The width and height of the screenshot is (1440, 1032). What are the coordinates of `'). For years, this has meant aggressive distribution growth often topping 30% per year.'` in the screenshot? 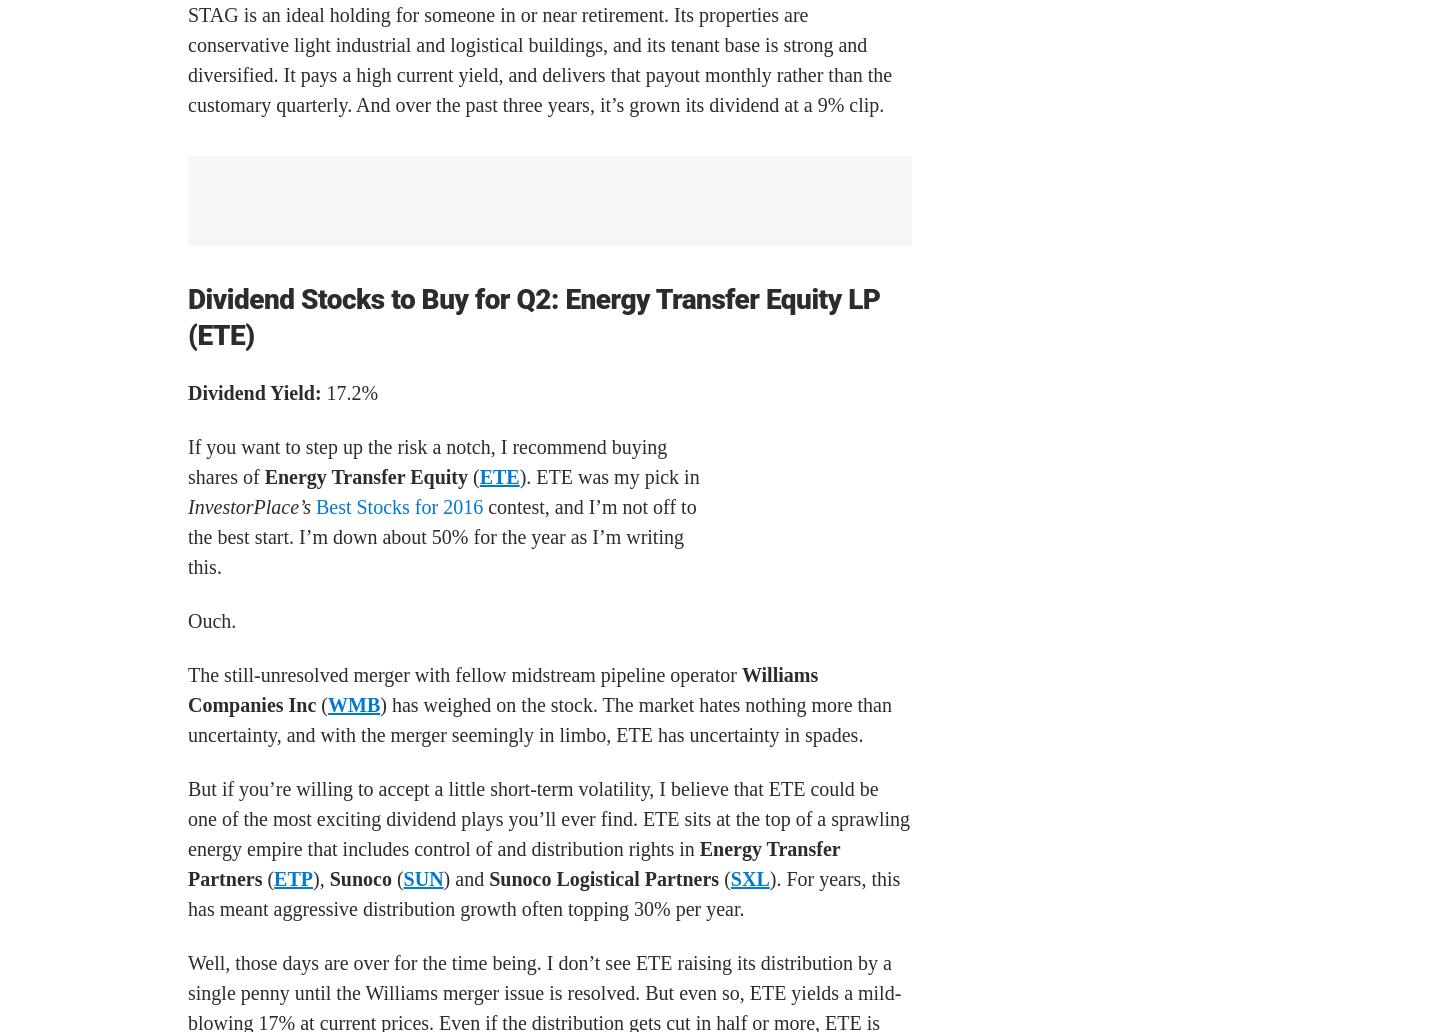 It's located at (544, 894).